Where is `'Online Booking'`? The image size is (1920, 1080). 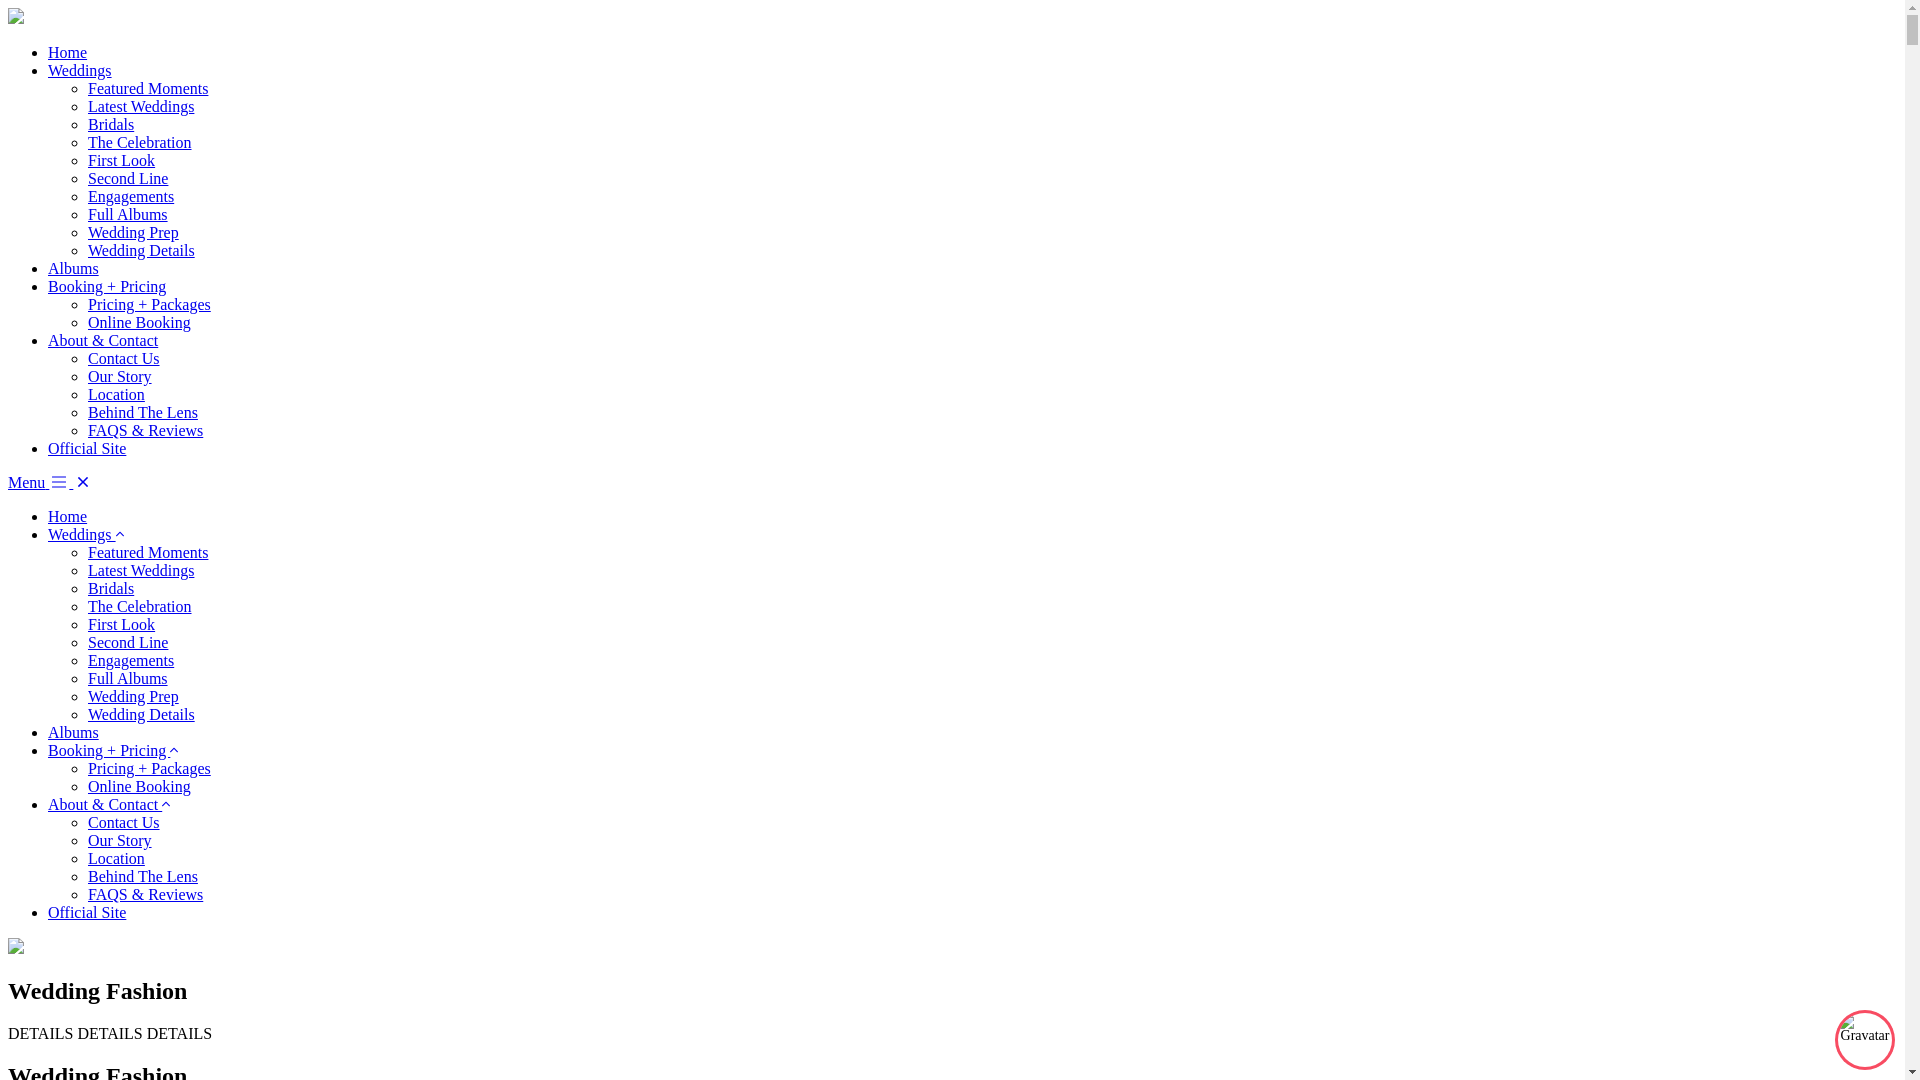 'Online Booking' is located at coordinates (138, 321).